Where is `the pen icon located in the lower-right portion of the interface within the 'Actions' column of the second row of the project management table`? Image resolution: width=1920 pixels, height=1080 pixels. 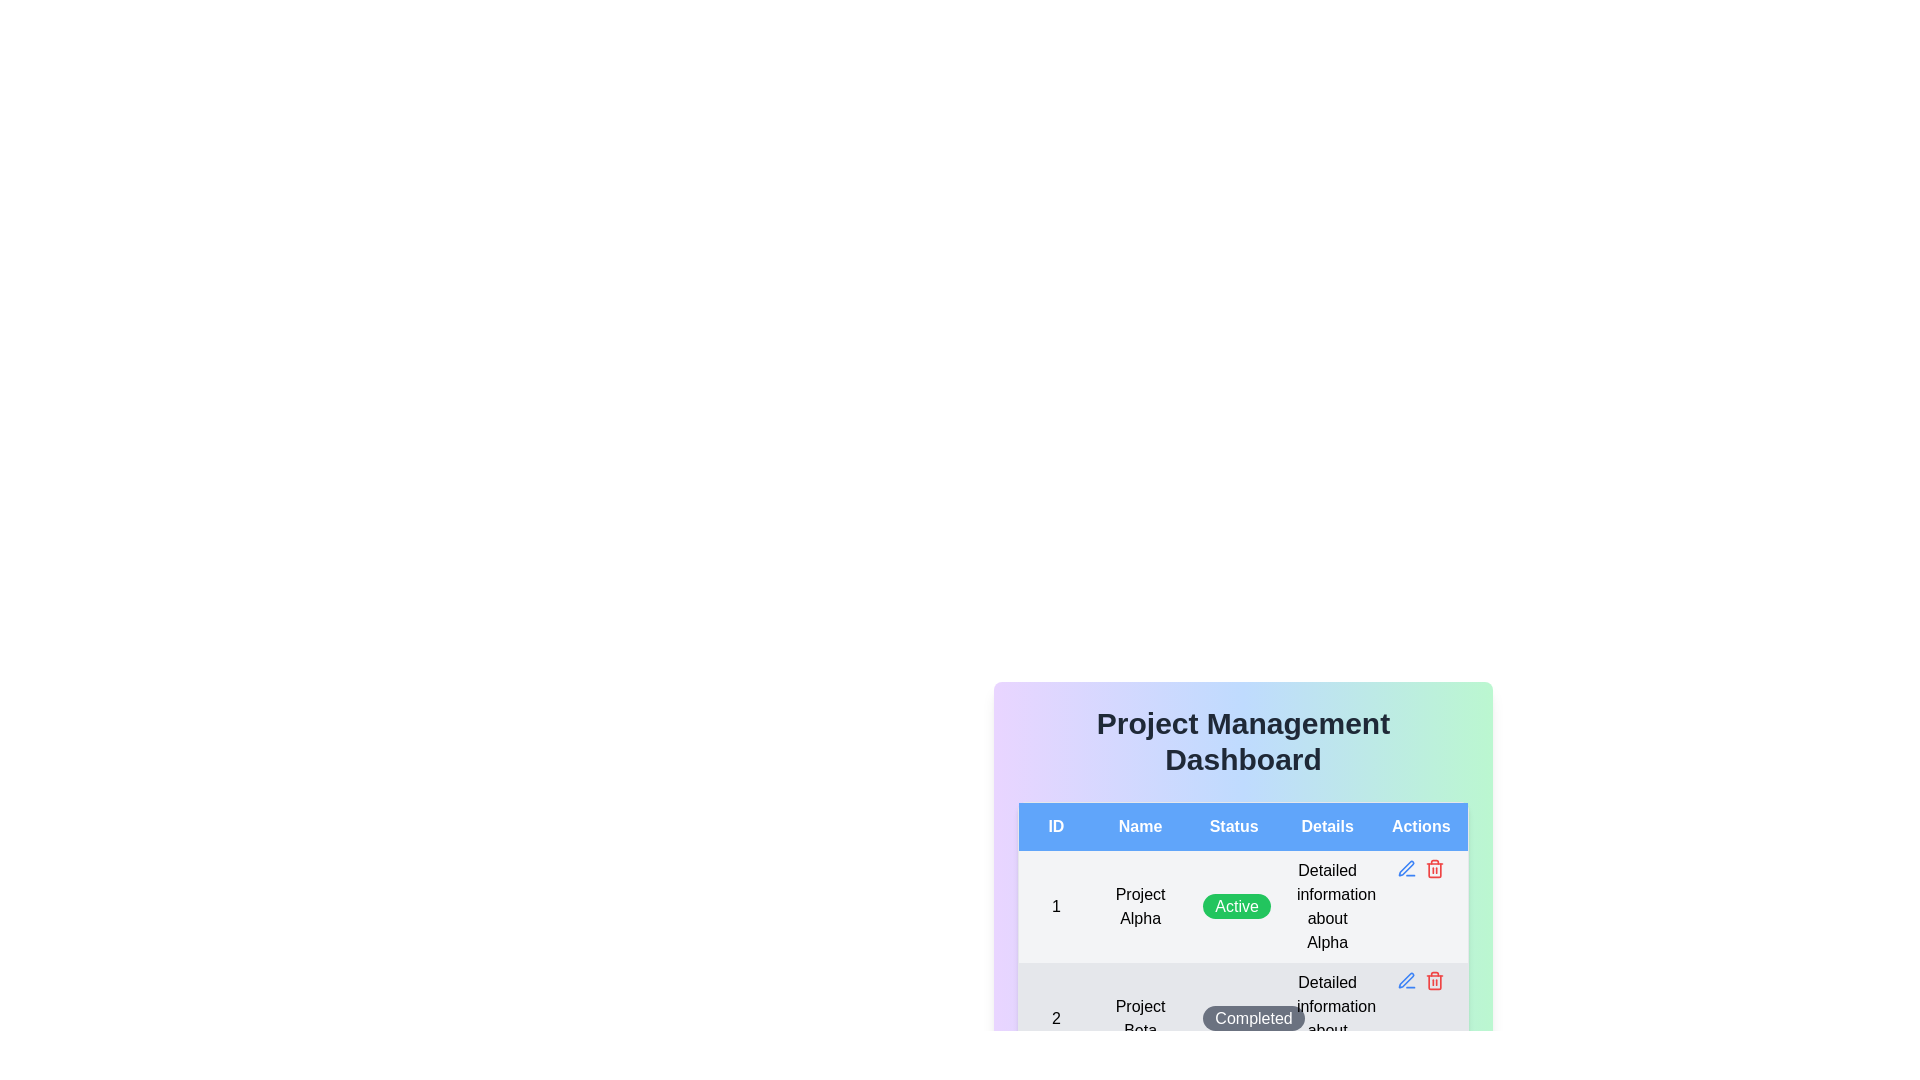
the pen icon located in the lower-right portion of the interface within the 'Actions' column of the second row of the project management table is located at coordinates (1405, 867).